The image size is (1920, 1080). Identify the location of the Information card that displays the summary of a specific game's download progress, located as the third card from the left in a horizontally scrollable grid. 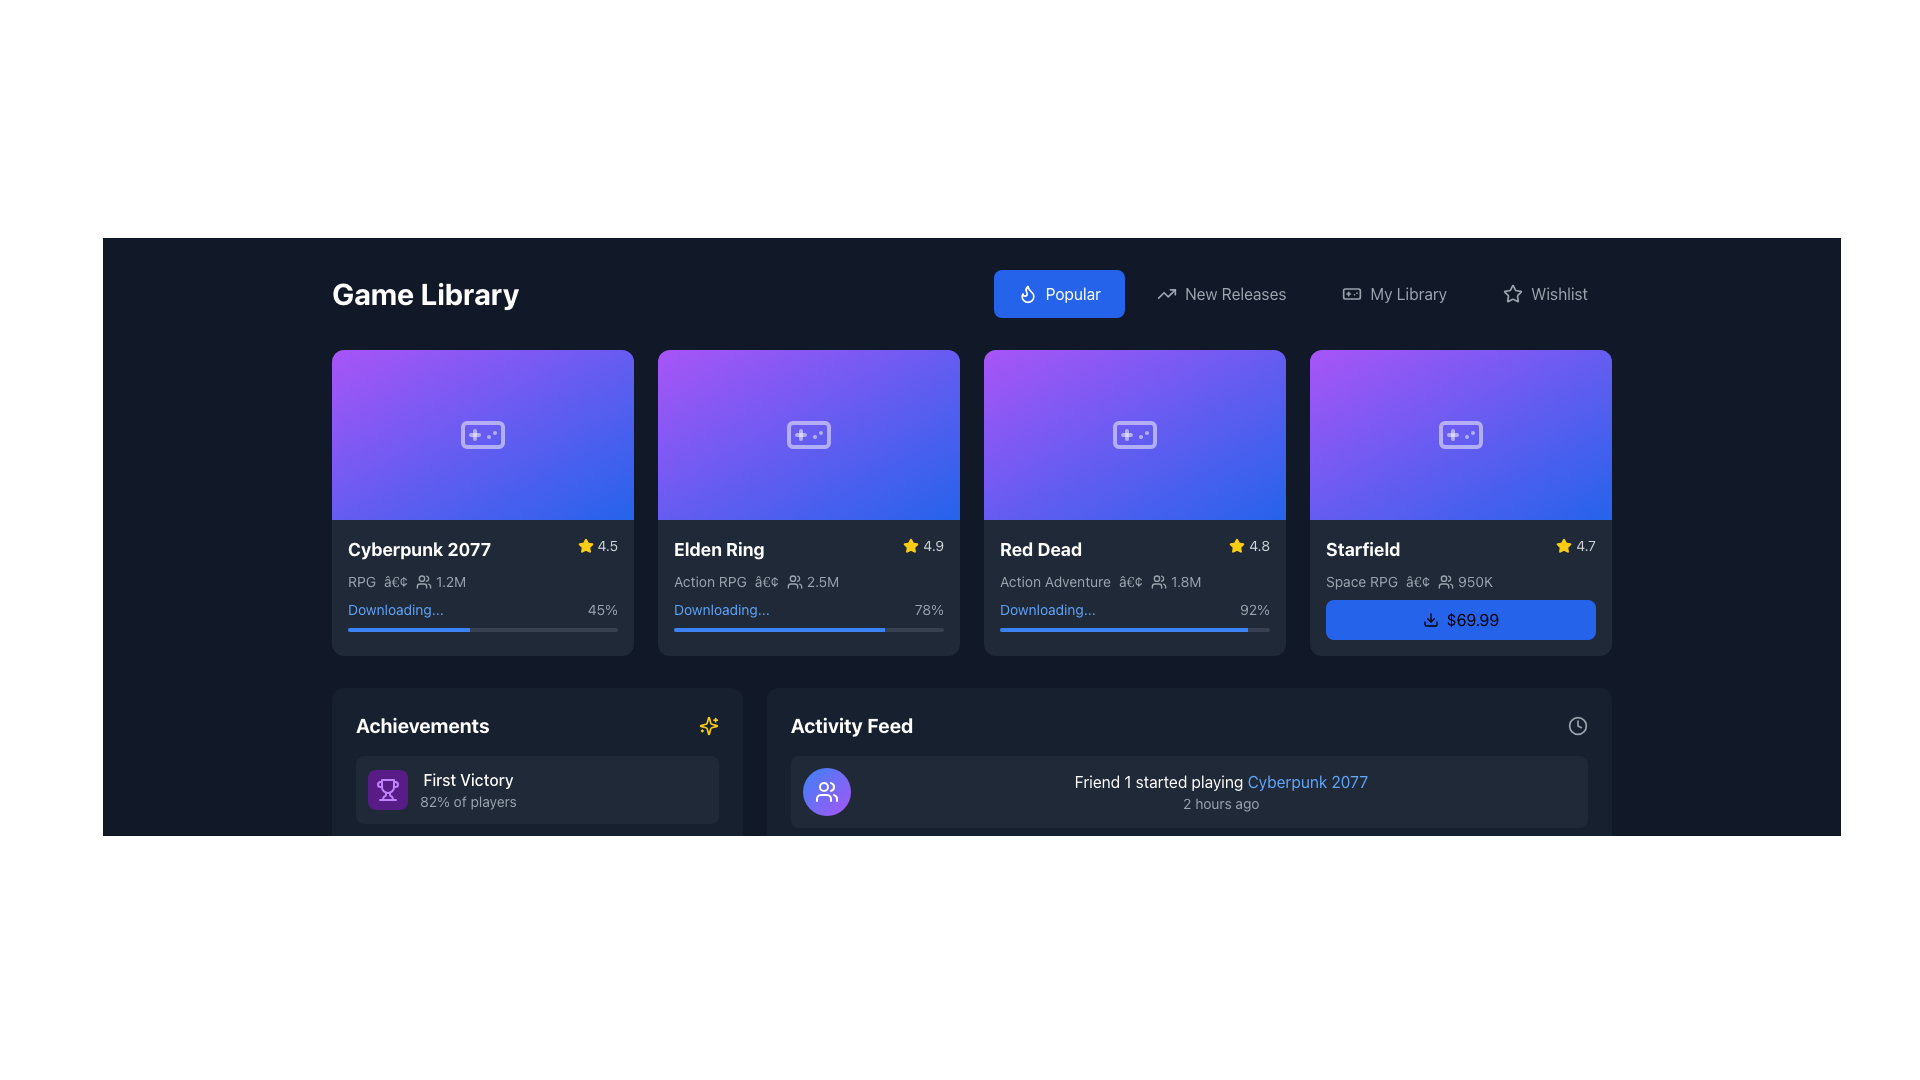
(1134, 582).